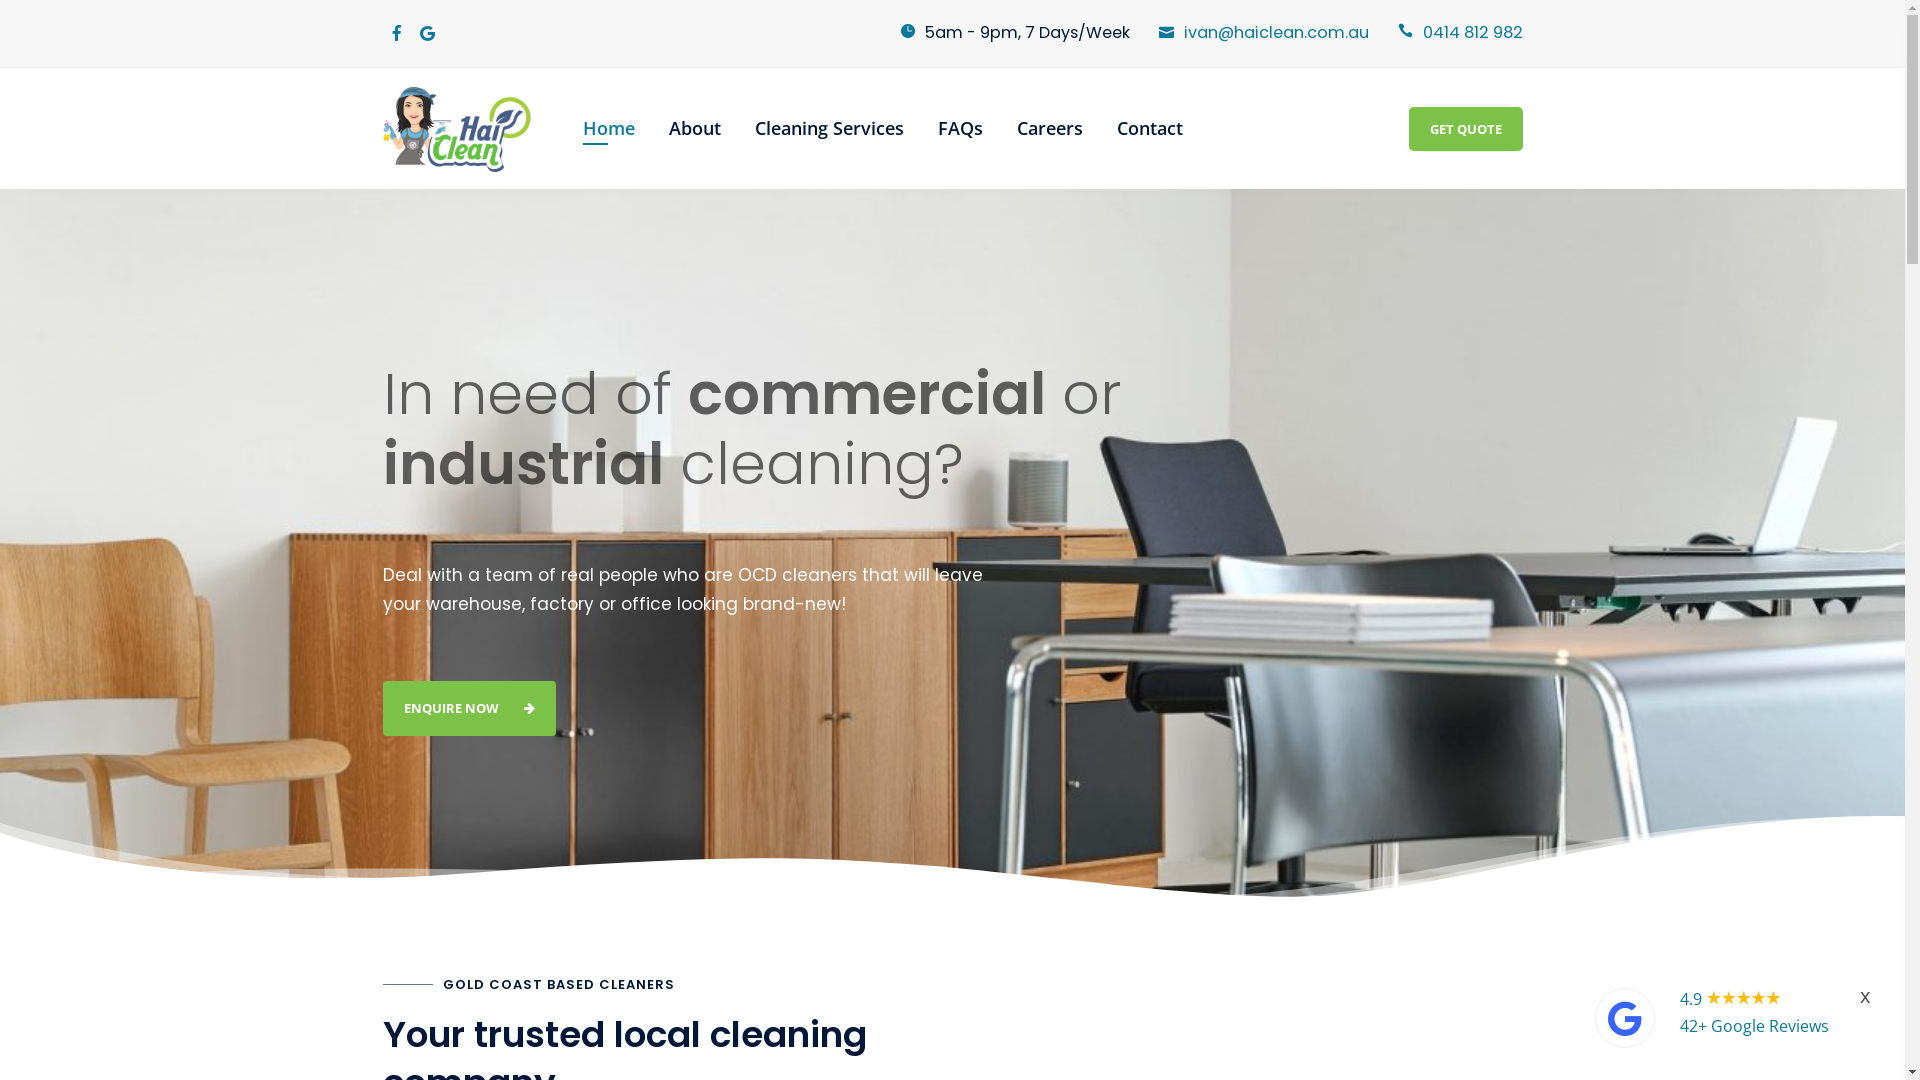 The height and width of the screenshot is (1080, 1920). What do you see at coordinates (467, 707) in the screenshot?
I see `'ENQUIRE NOW'` at bounding box center [467, 707].